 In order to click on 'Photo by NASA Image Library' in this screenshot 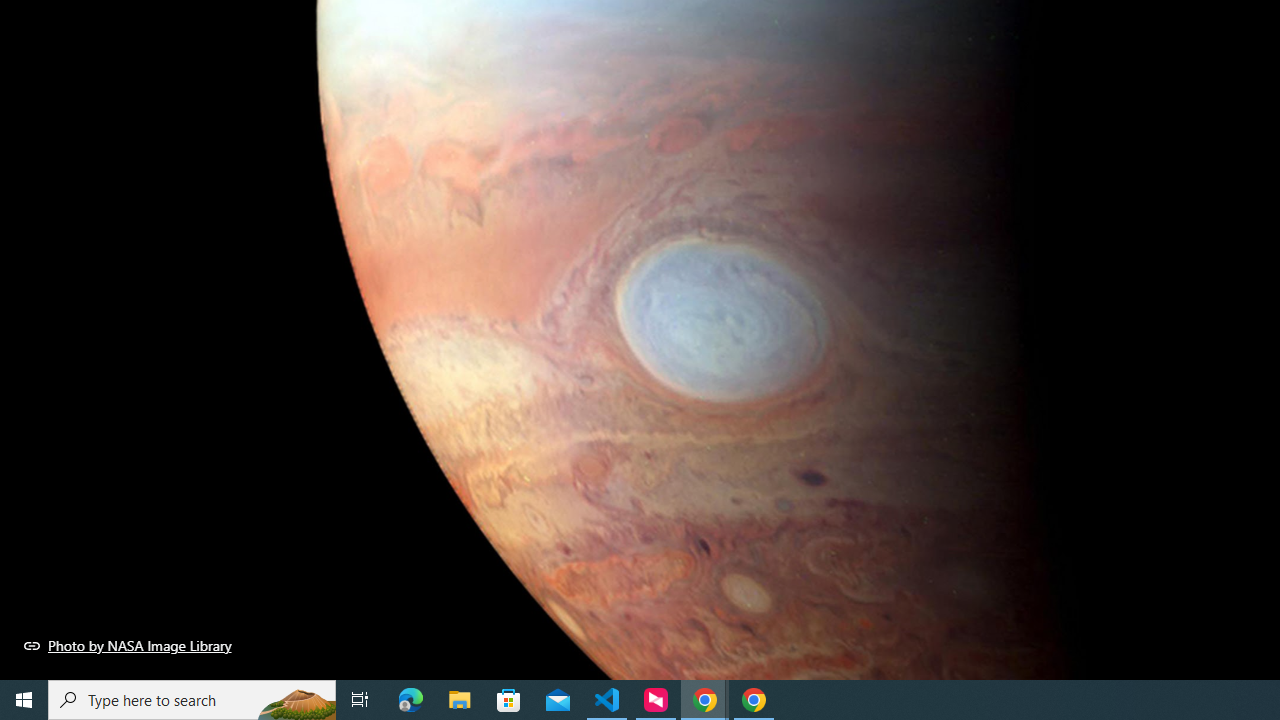, I will do `click(127, 645)`.